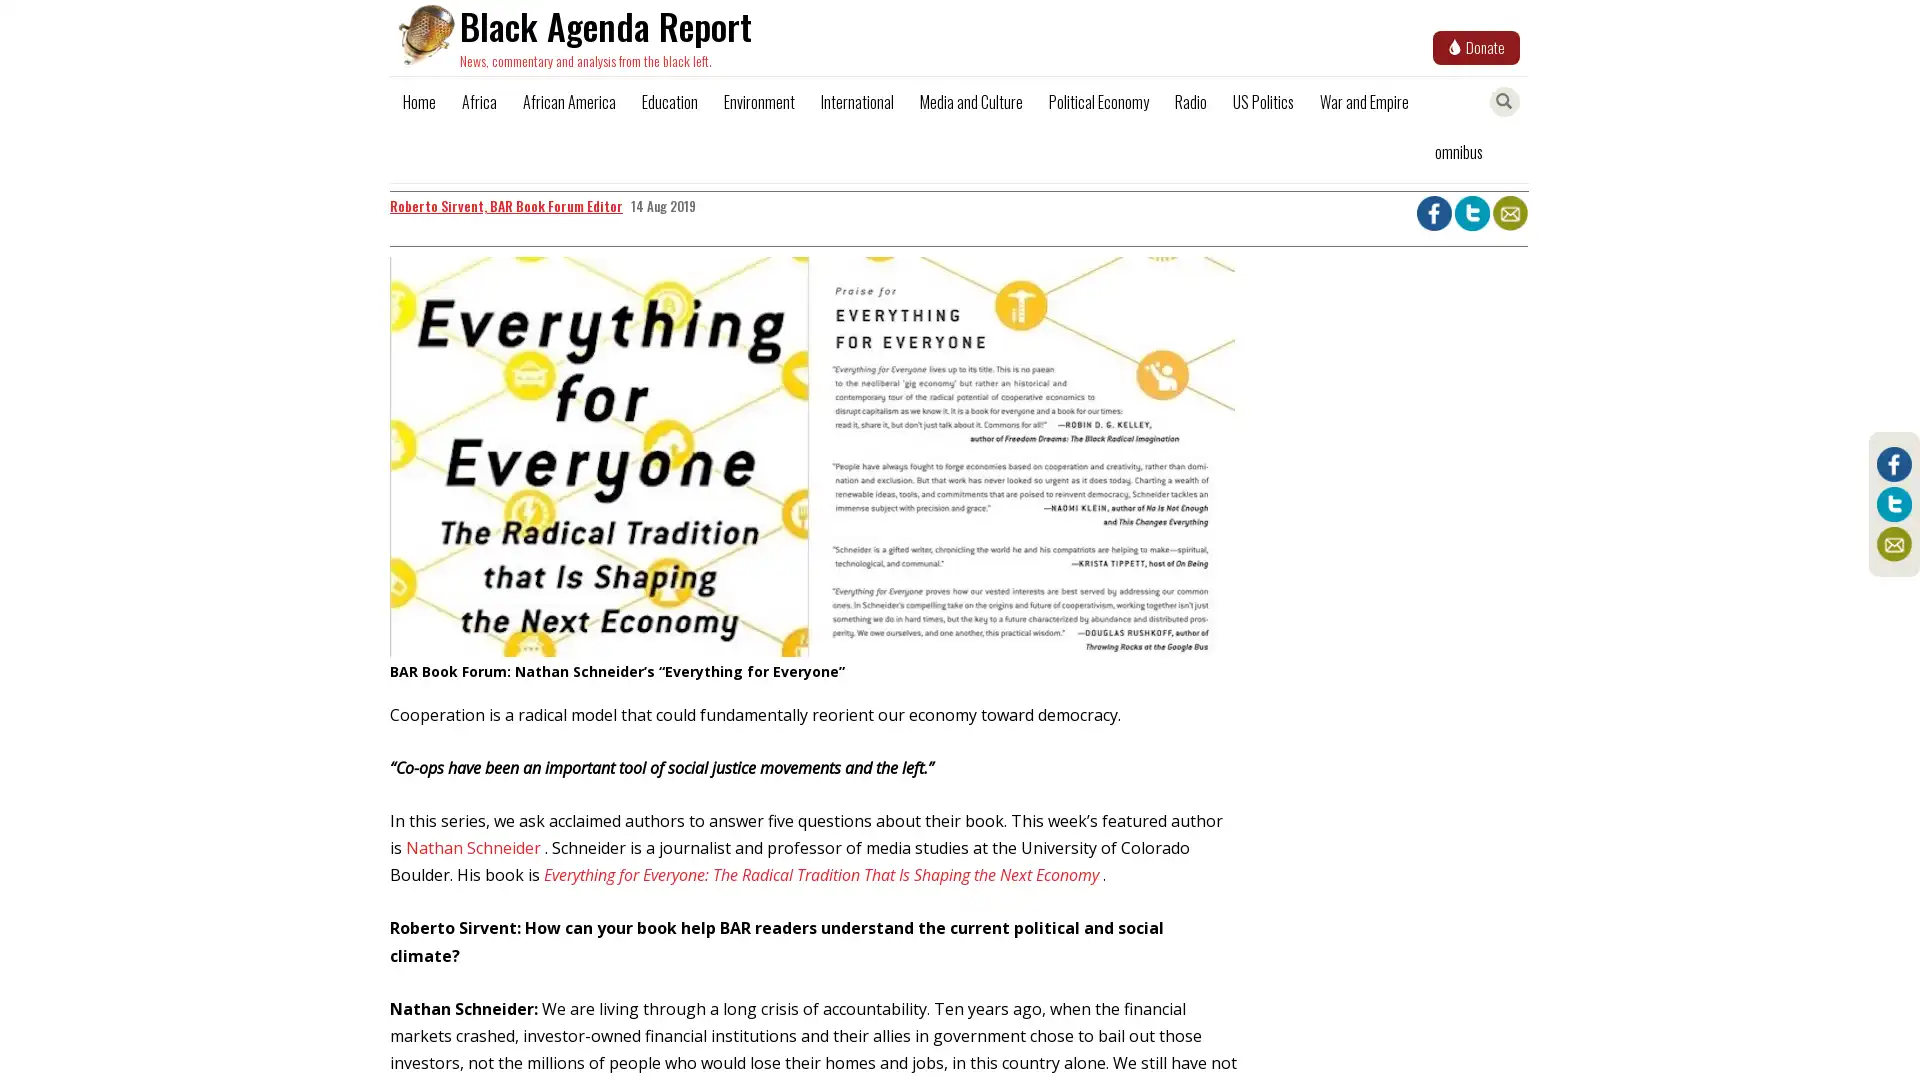 Image resolution: width=1920 pixels, height=1080 pixels. What do you see at coordinates (1476, 46) in the screenshot?
I see `Donate` at bounding box center [1476, 46].